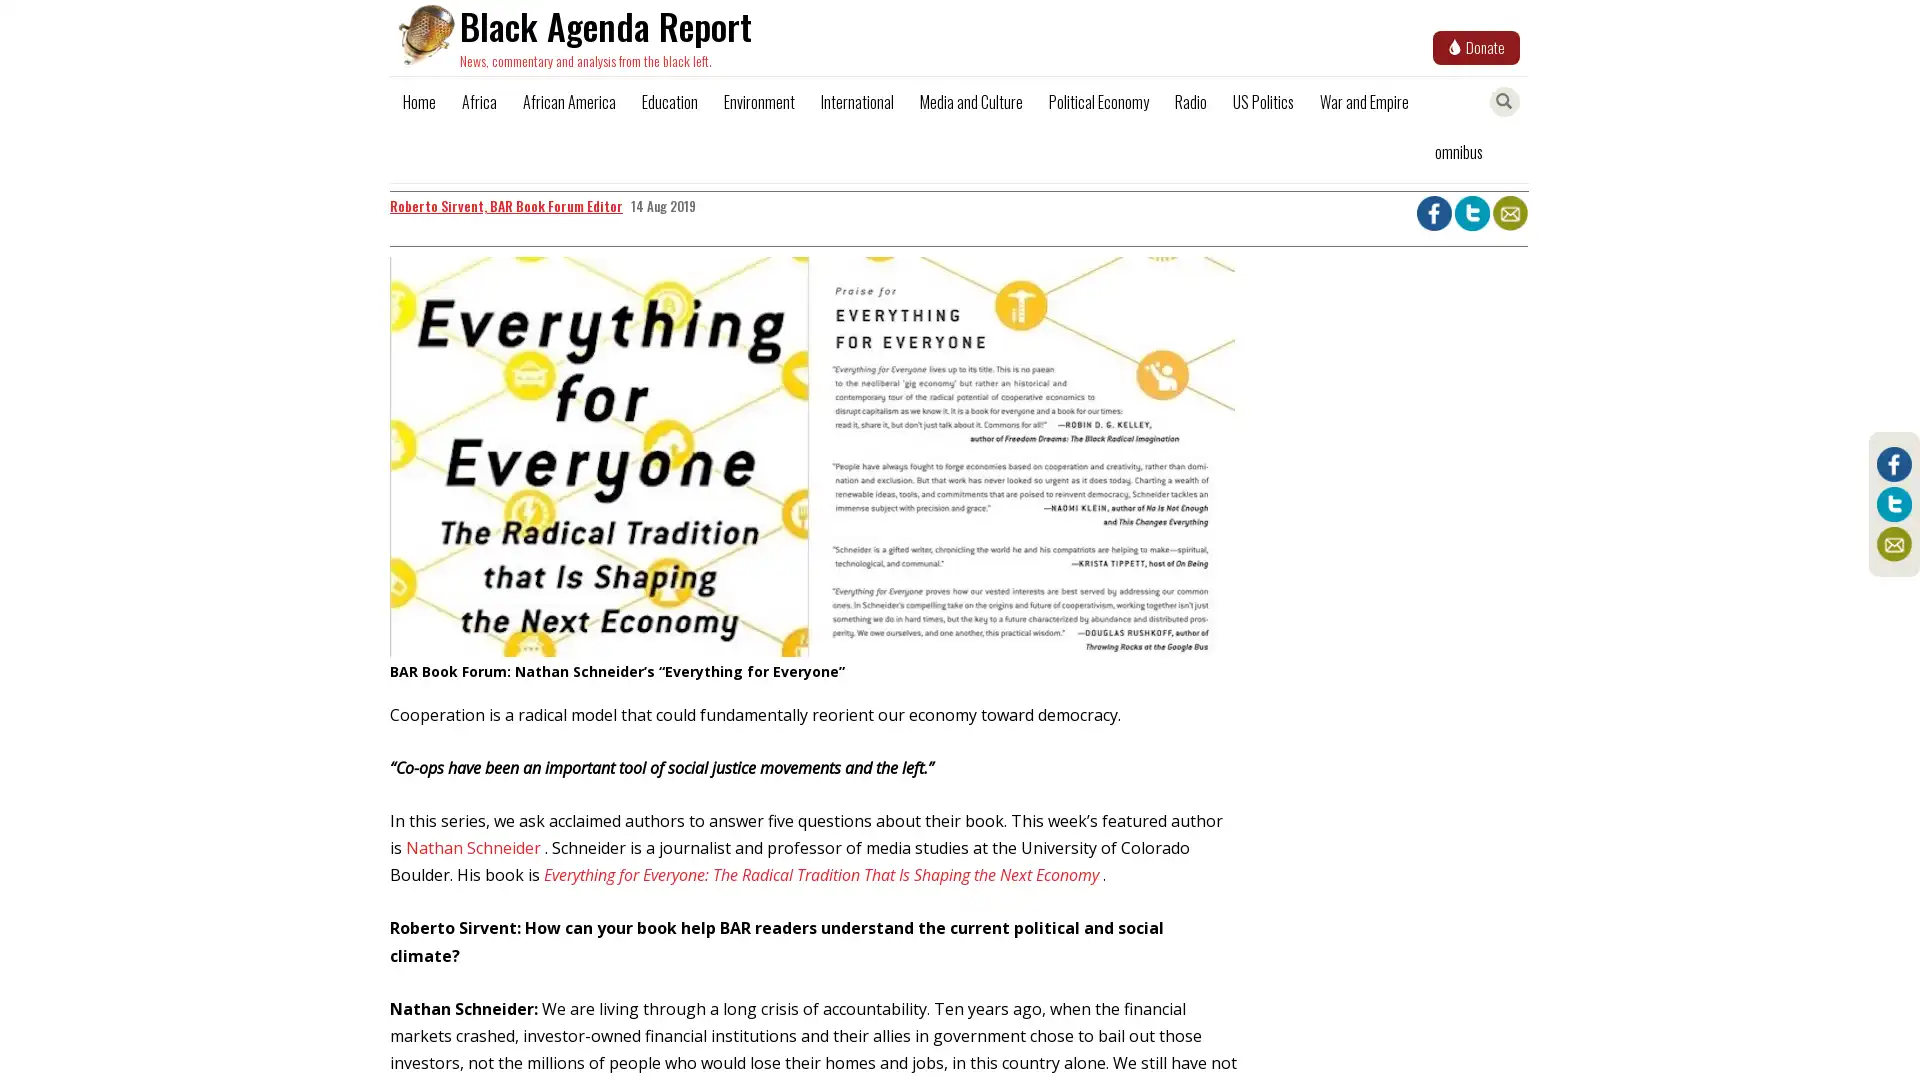 Image resolution: width=1920 pixels, height=1080 pixels. What do you see at coordinates (1476, 46) in the screenshot?
I see `Donate` at bounding box center [1476, 46].